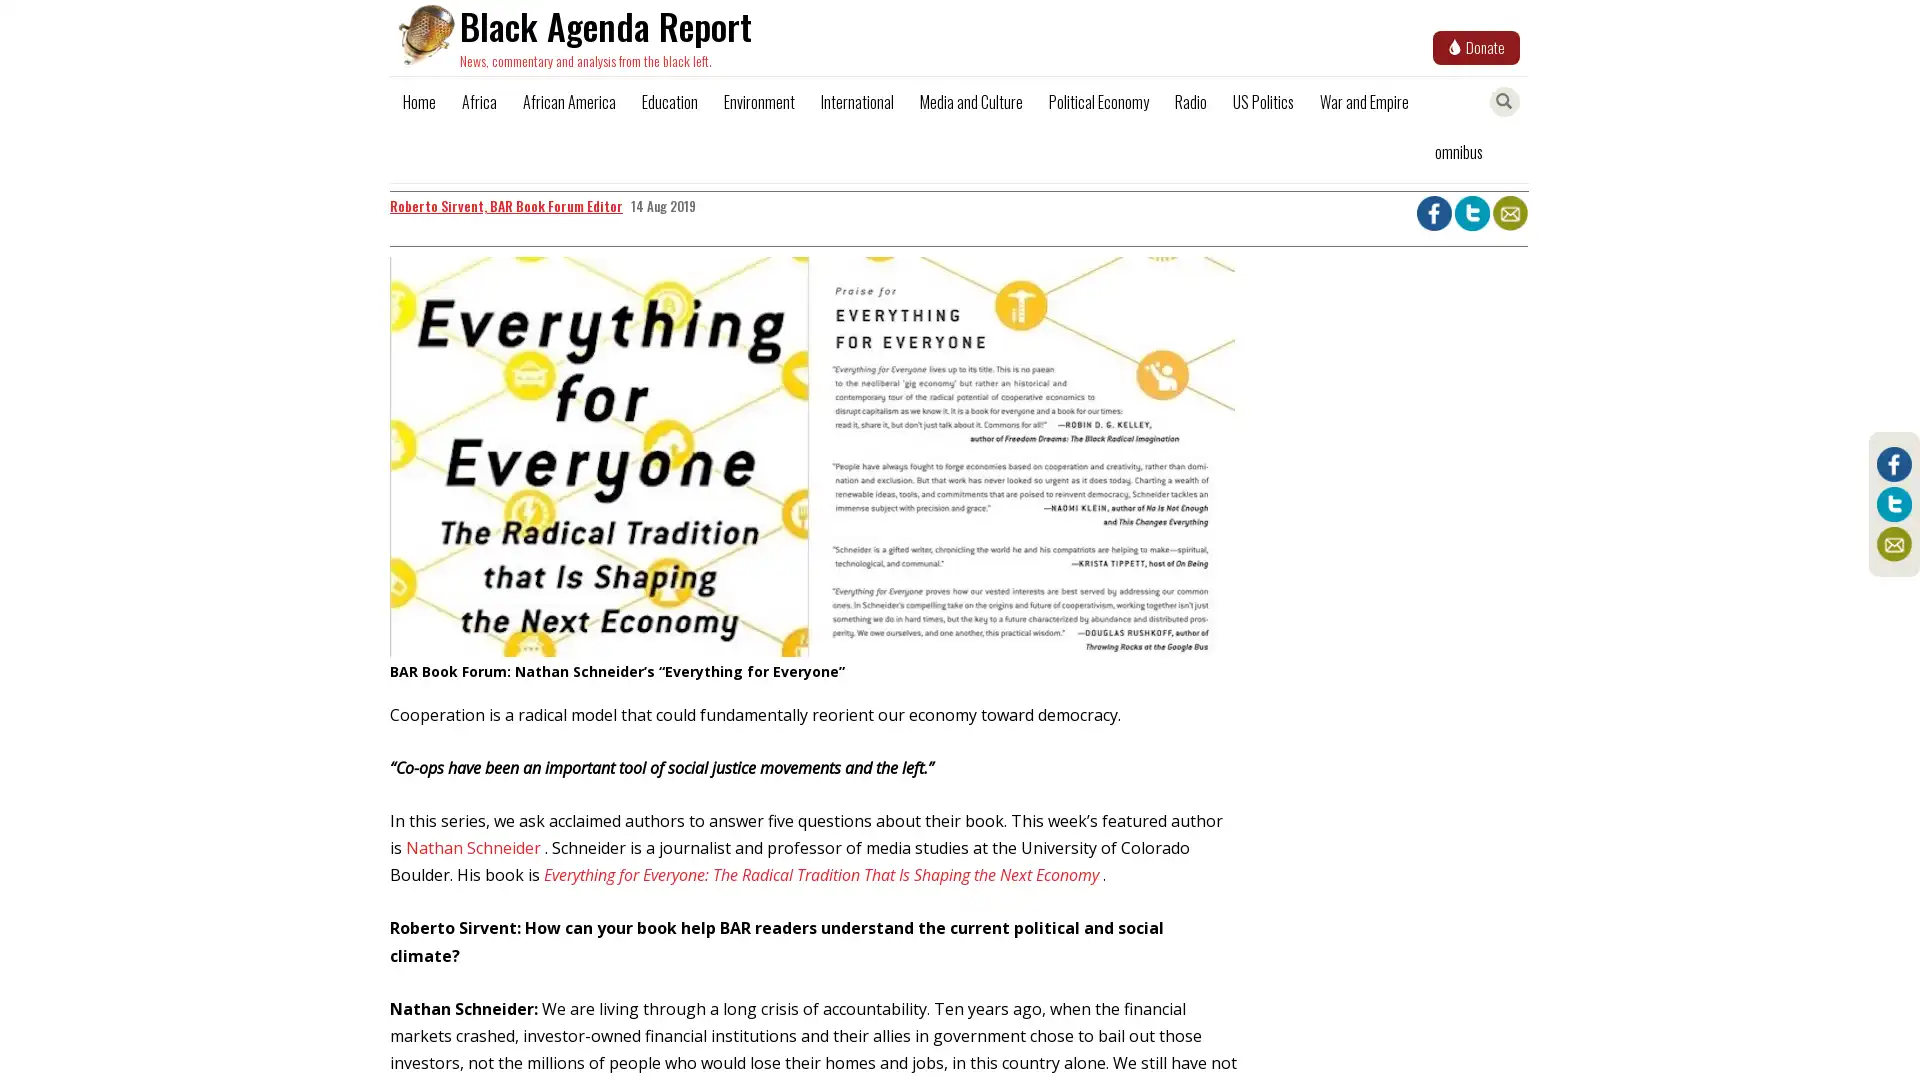 Image resolution: width=1920 pixels, height=1080 pixels. What do you see at coordinates (1476, 46) in the screenshot?
I see `Donate` at bounding box center [1476, 46].